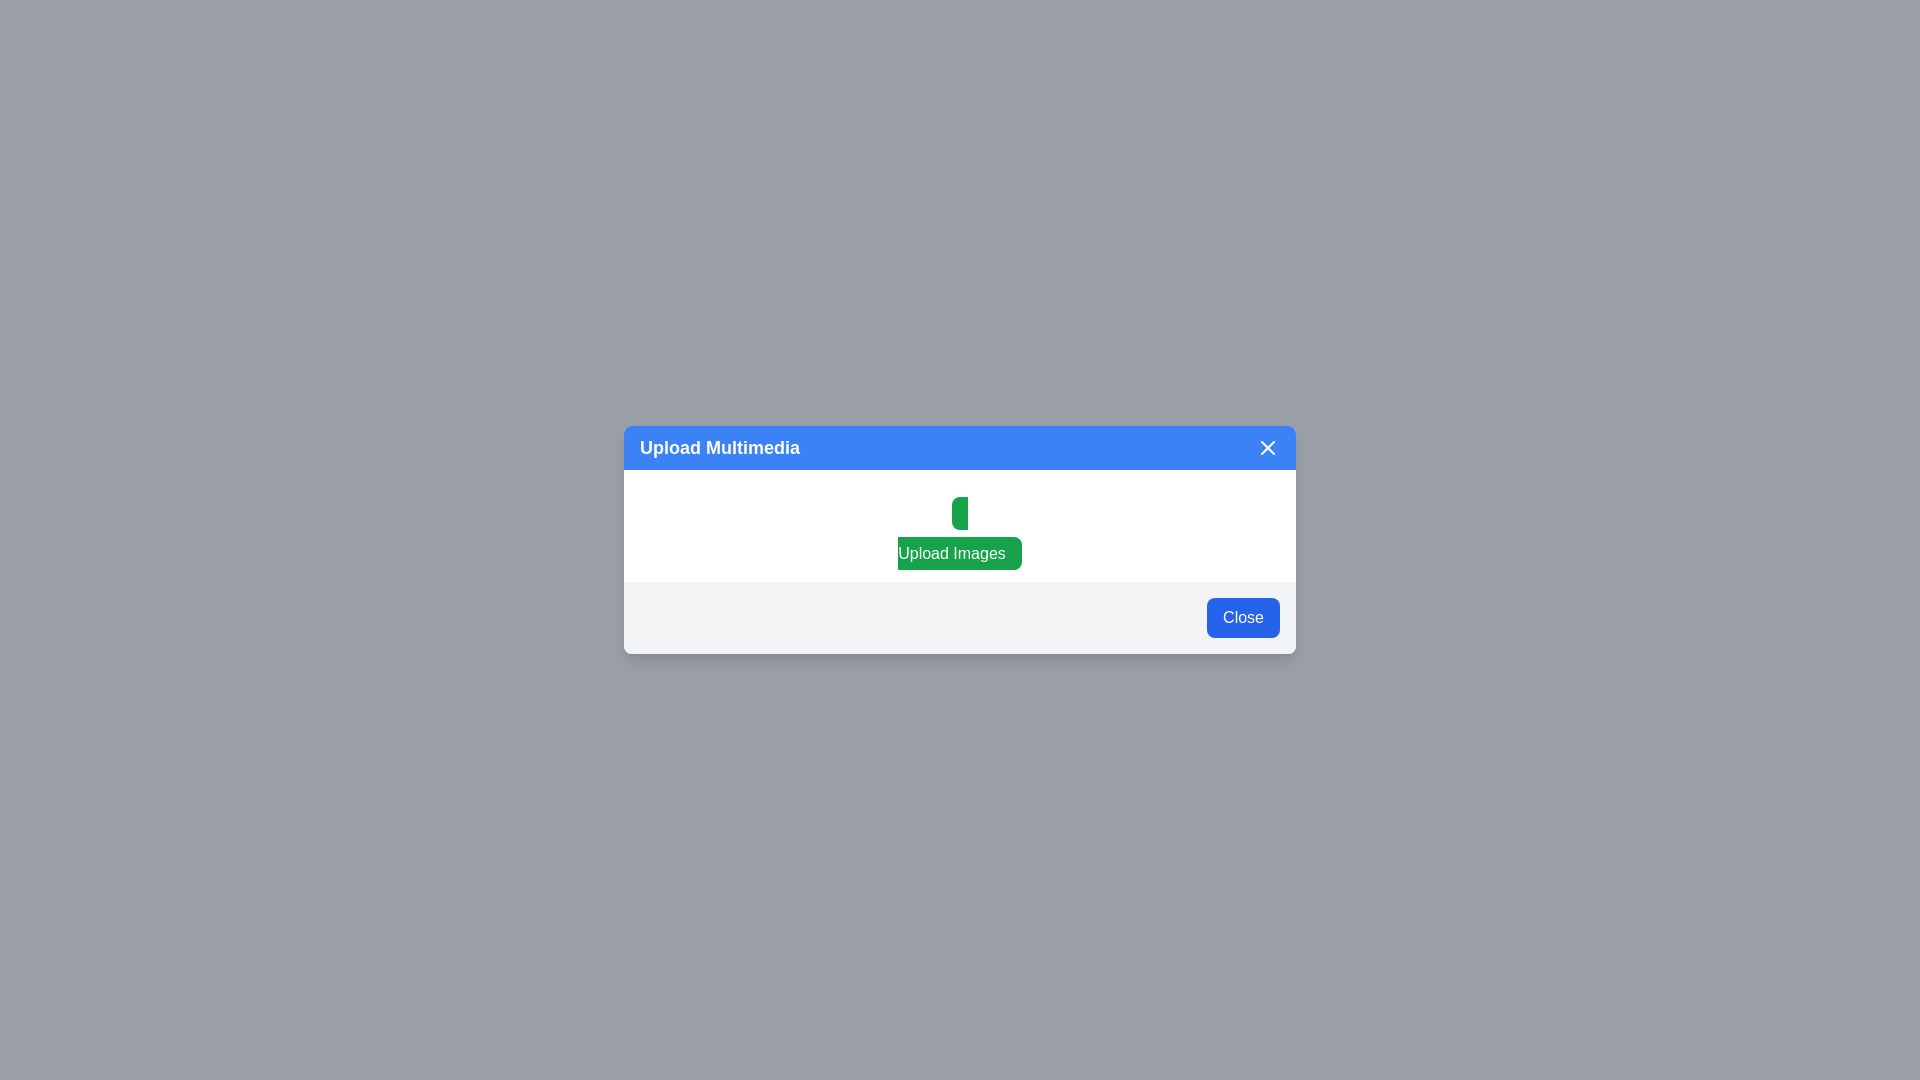 The width and height of the screenshot is (1920, 1080). What do you see at coordinates (1242, 616) in the screenshot?
I see `the rectangular blue button labeled 'Close' with white text` at bounding box center [1242, 616].